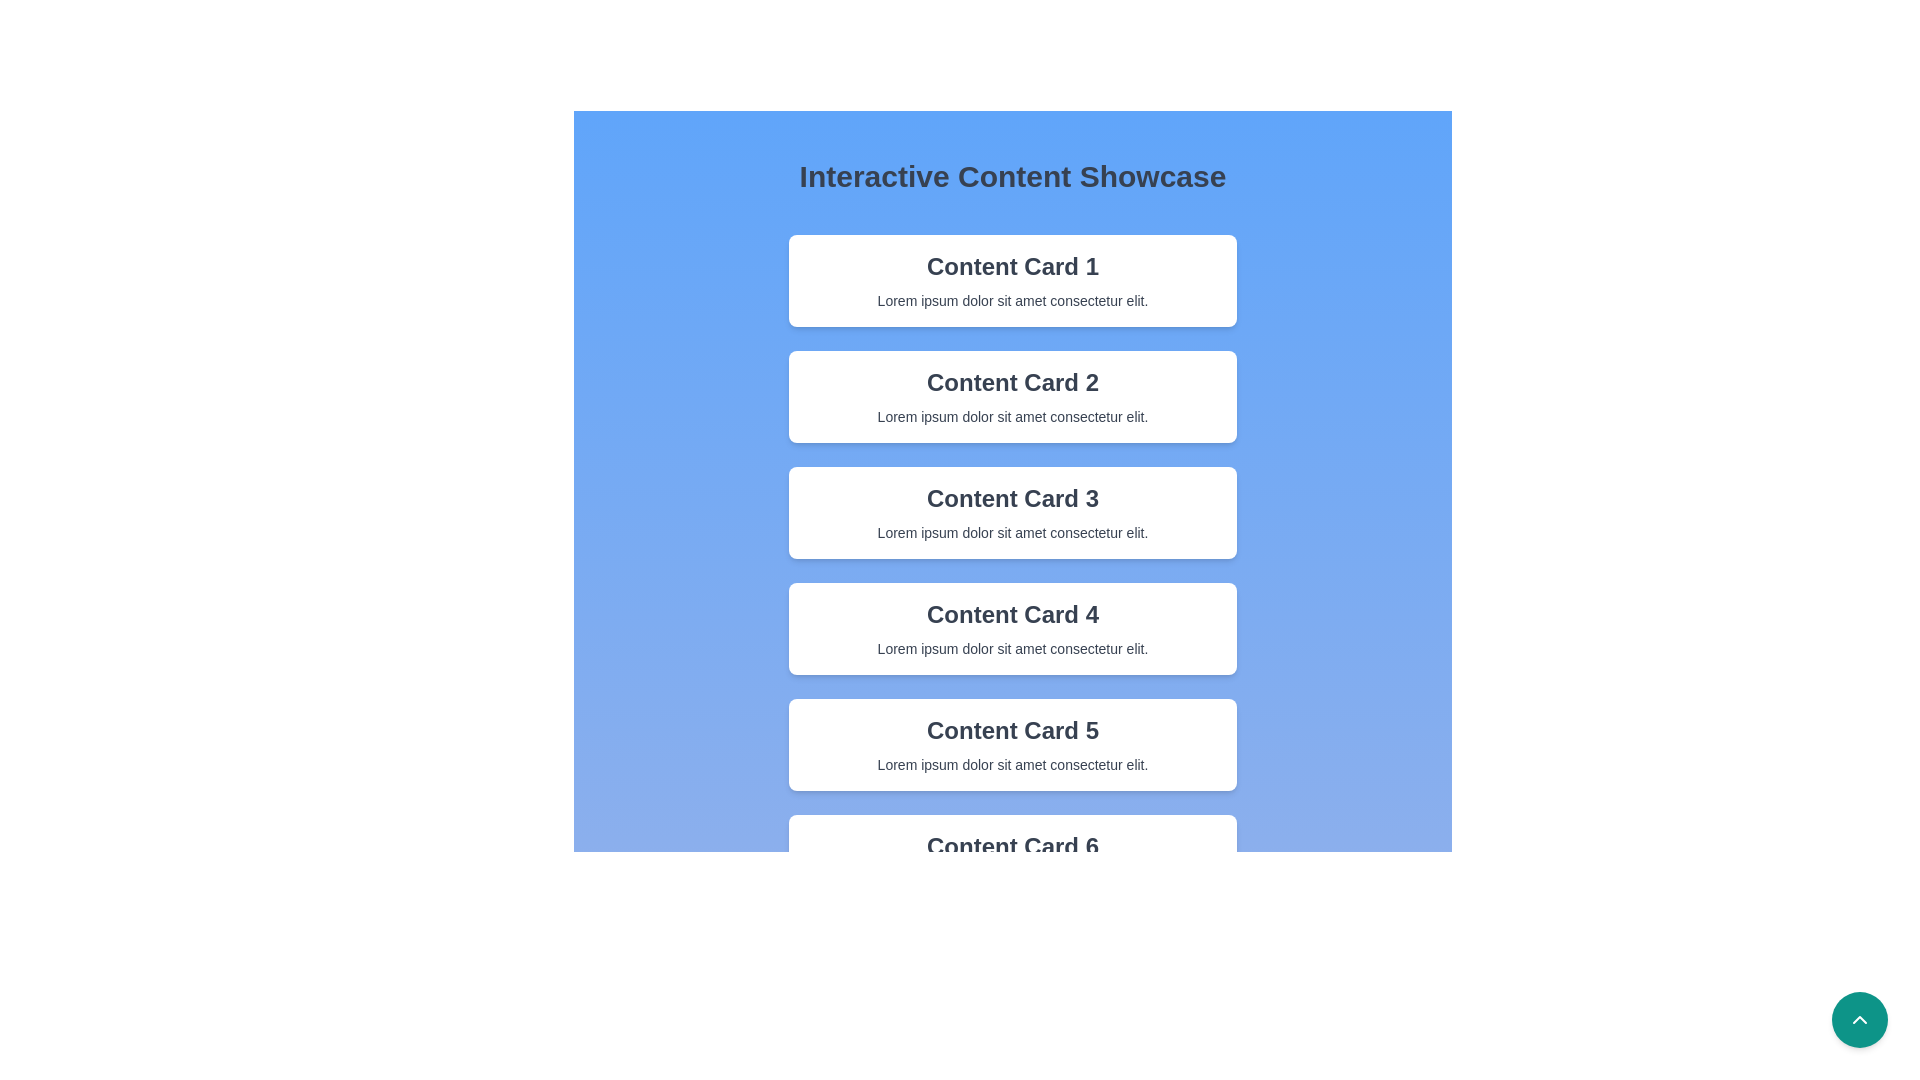 The width and height of the screenshot is (1920, 1080). Describe the element at coordinates (1012, 744) in the screenshot. I see `the informational card titled 'Content Card 5', which is a white rectangular card with rounded corners, displaying bold black text at the top and smaller gray text below` at that location.